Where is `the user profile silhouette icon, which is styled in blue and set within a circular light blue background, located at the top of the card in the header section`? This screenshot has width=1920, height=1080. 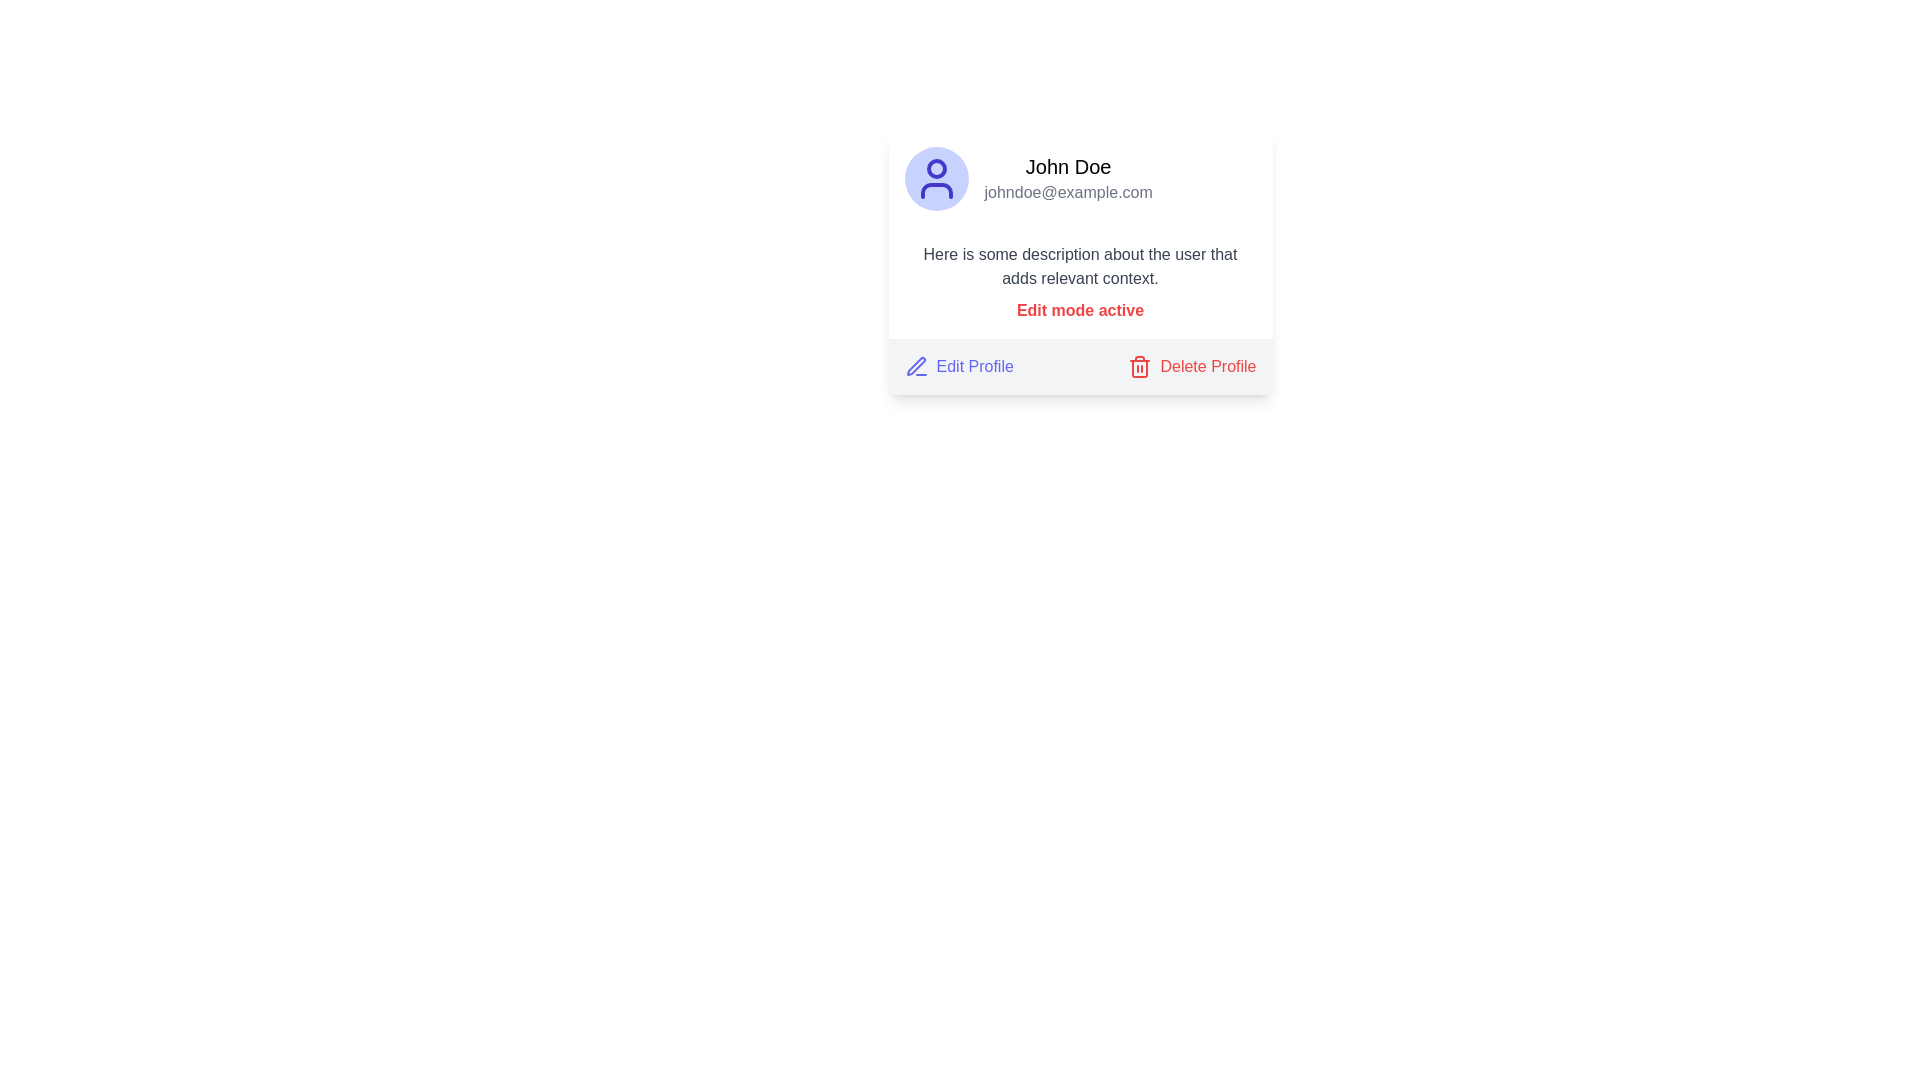 the user profile silhouette icon, which is styled in blue and set within a circular light blue background, located at the top of the card in the header section is located at coordinates (935, 177).